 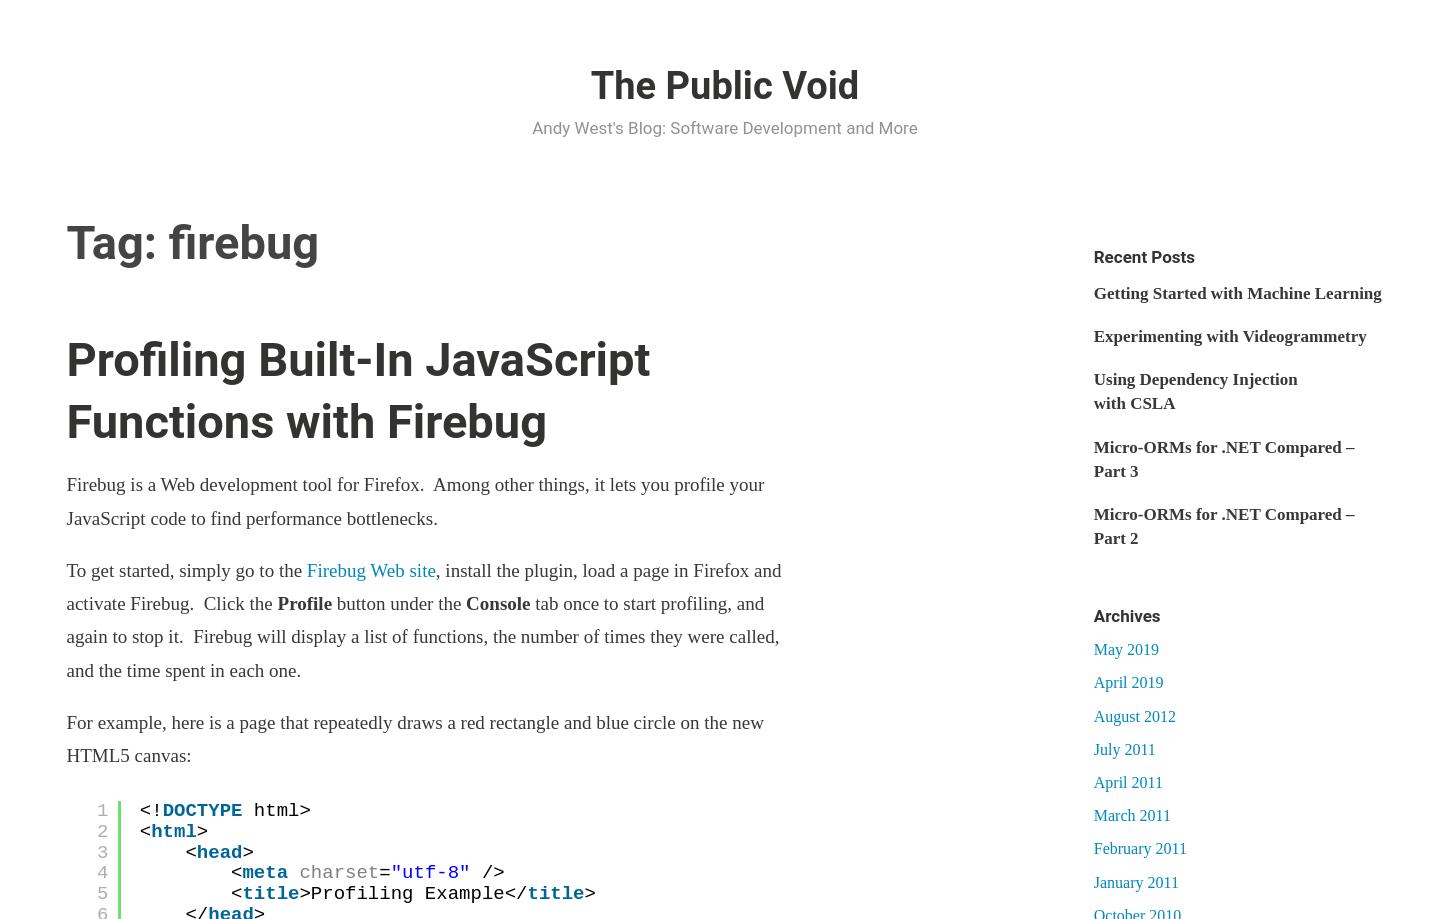 I want to click on '4', so click(x=95, y=871).